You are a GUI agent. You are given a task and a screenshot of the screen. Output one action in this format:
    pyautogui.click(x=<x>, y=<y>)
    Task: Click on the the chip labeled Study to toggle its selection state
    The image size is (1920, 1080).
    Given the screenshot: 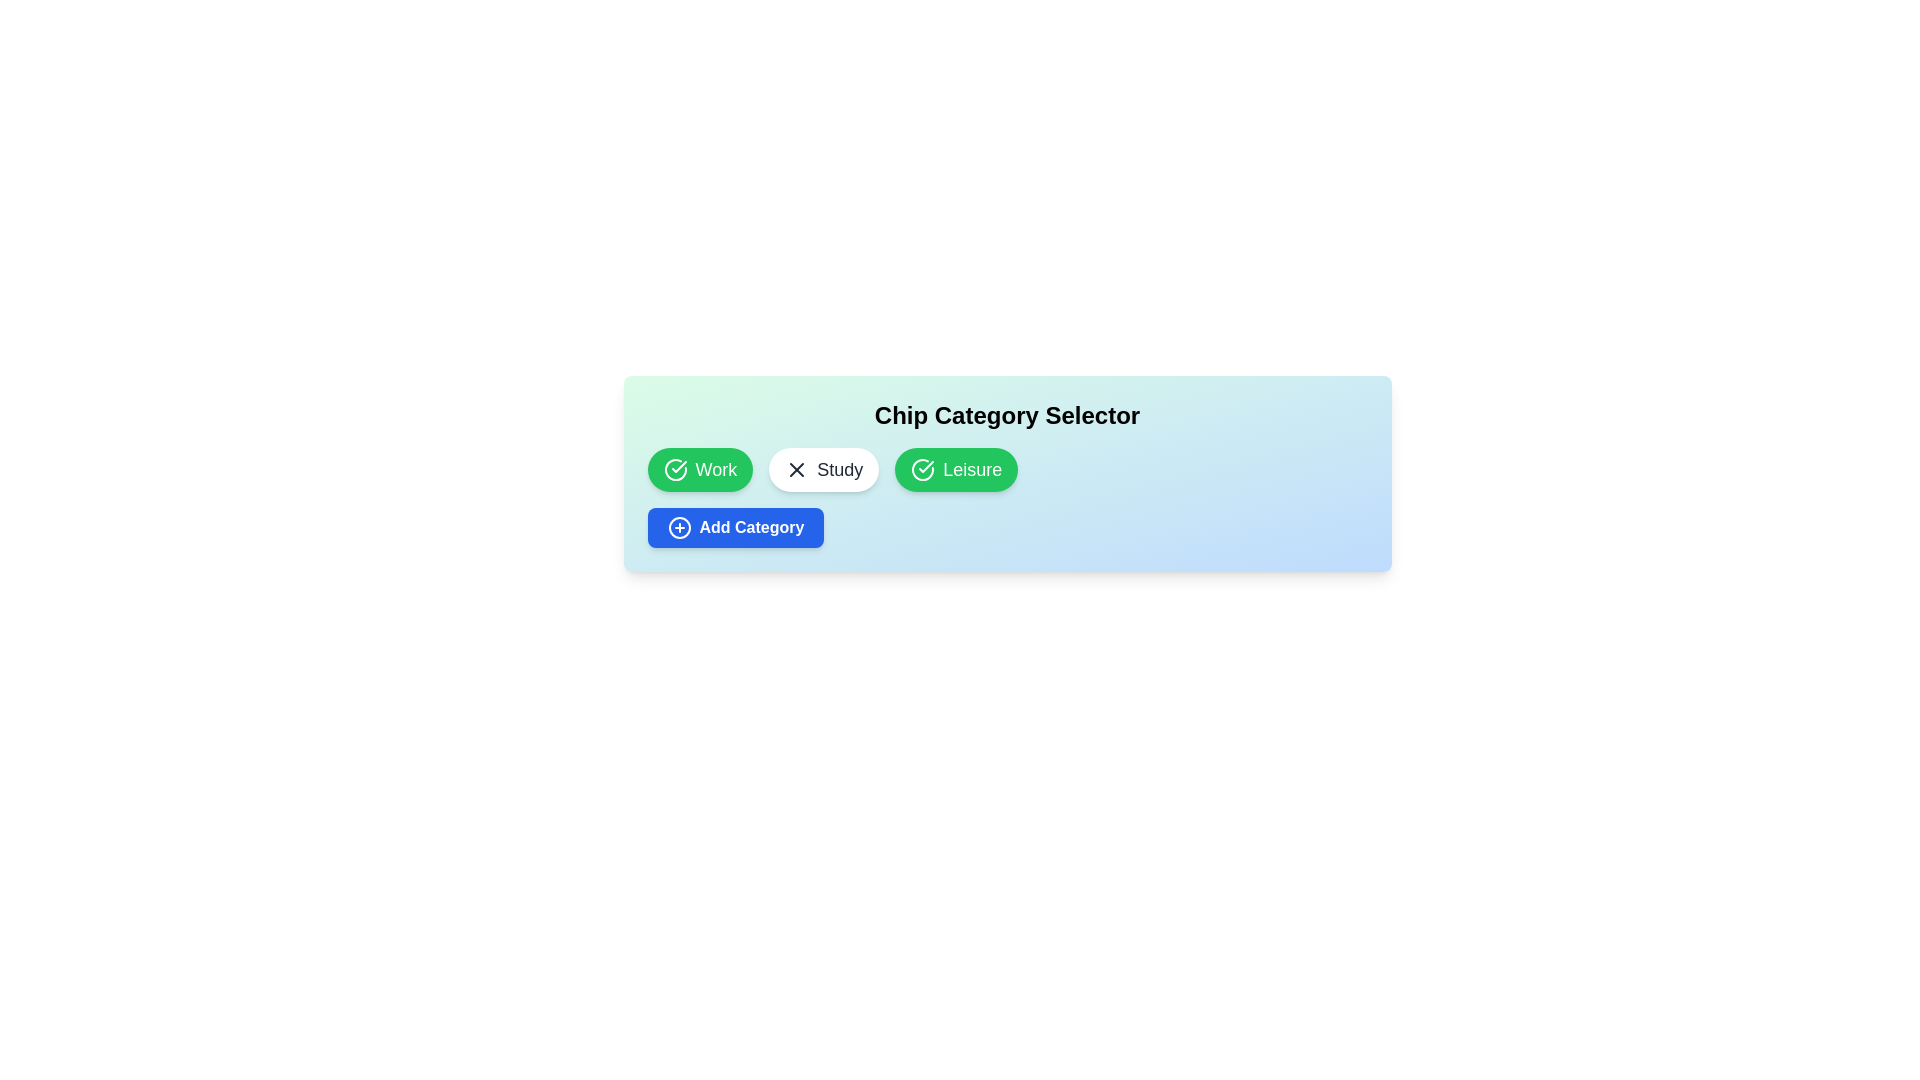 What is the action you would take?
    pyautogui.click(x=824, y=470)
    